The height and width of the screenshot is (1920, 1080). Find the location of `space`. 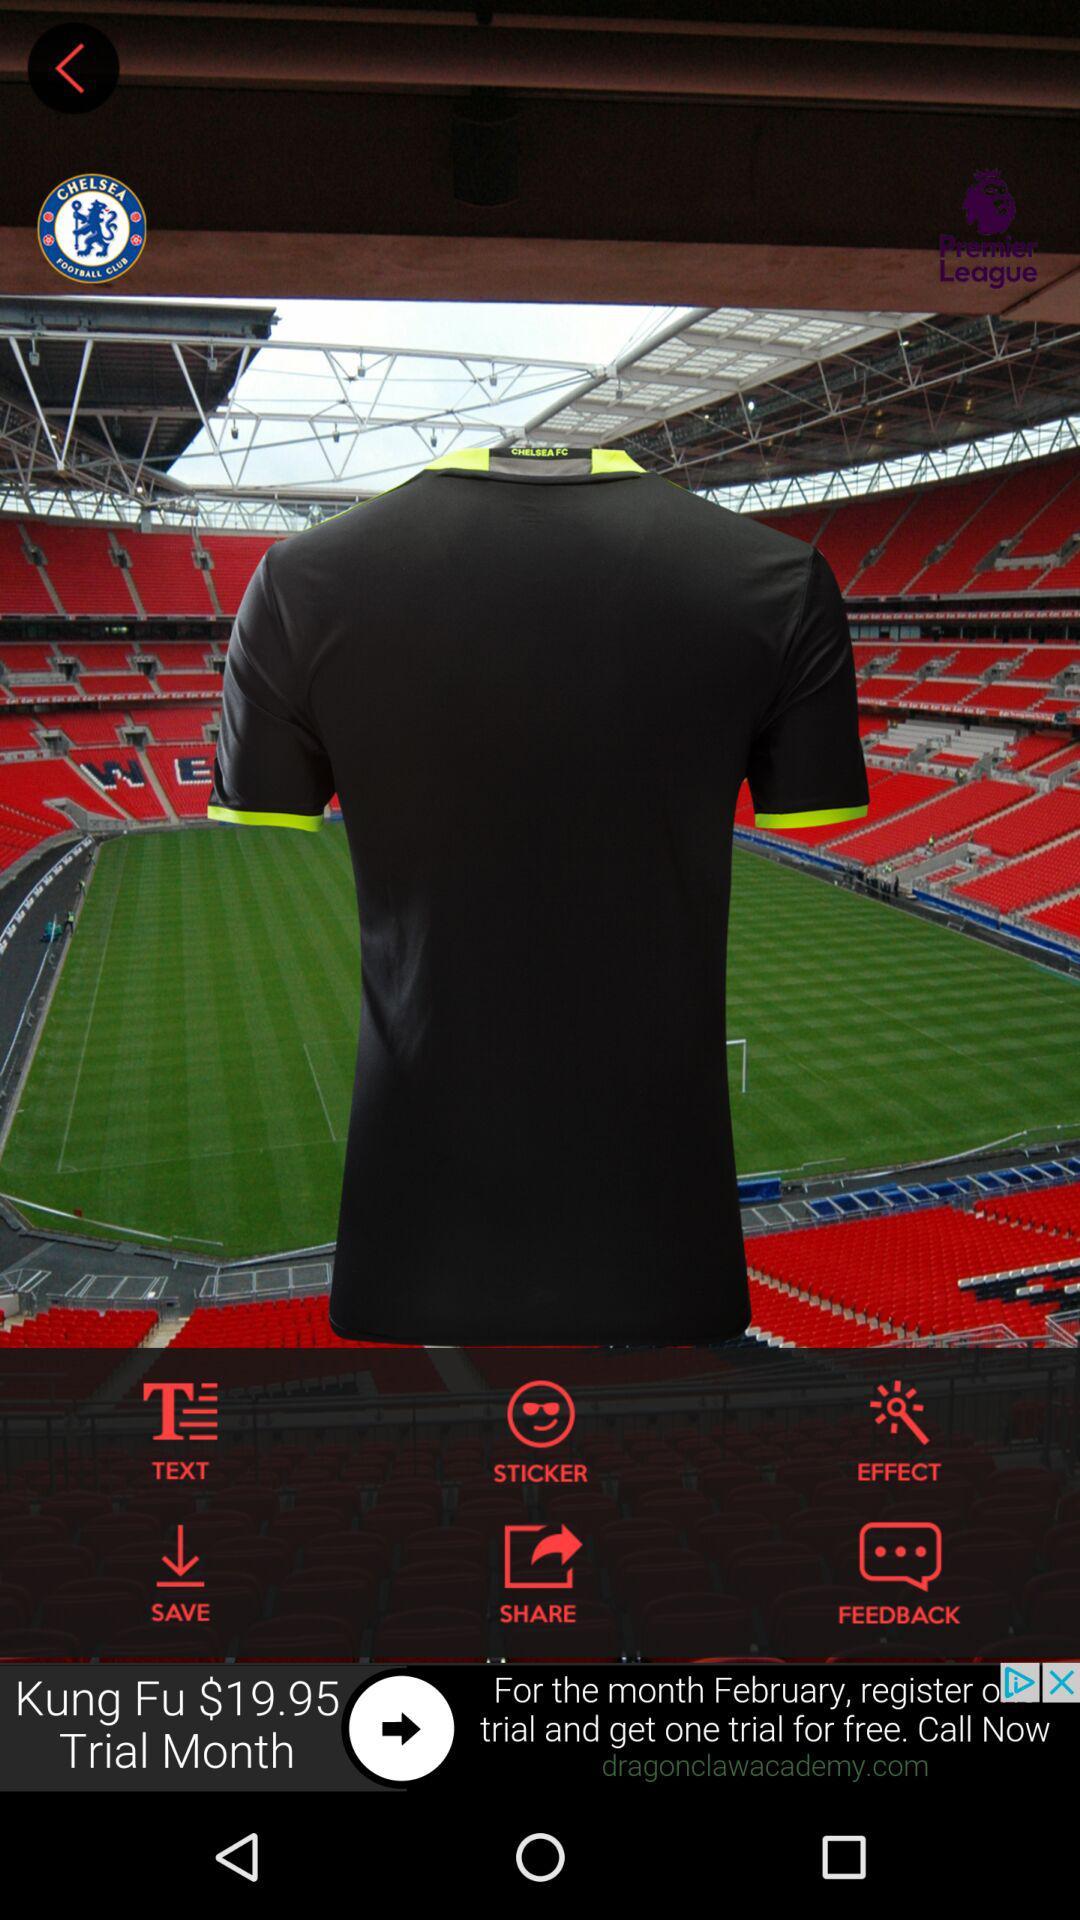

space is located at coordinates (72, 68).